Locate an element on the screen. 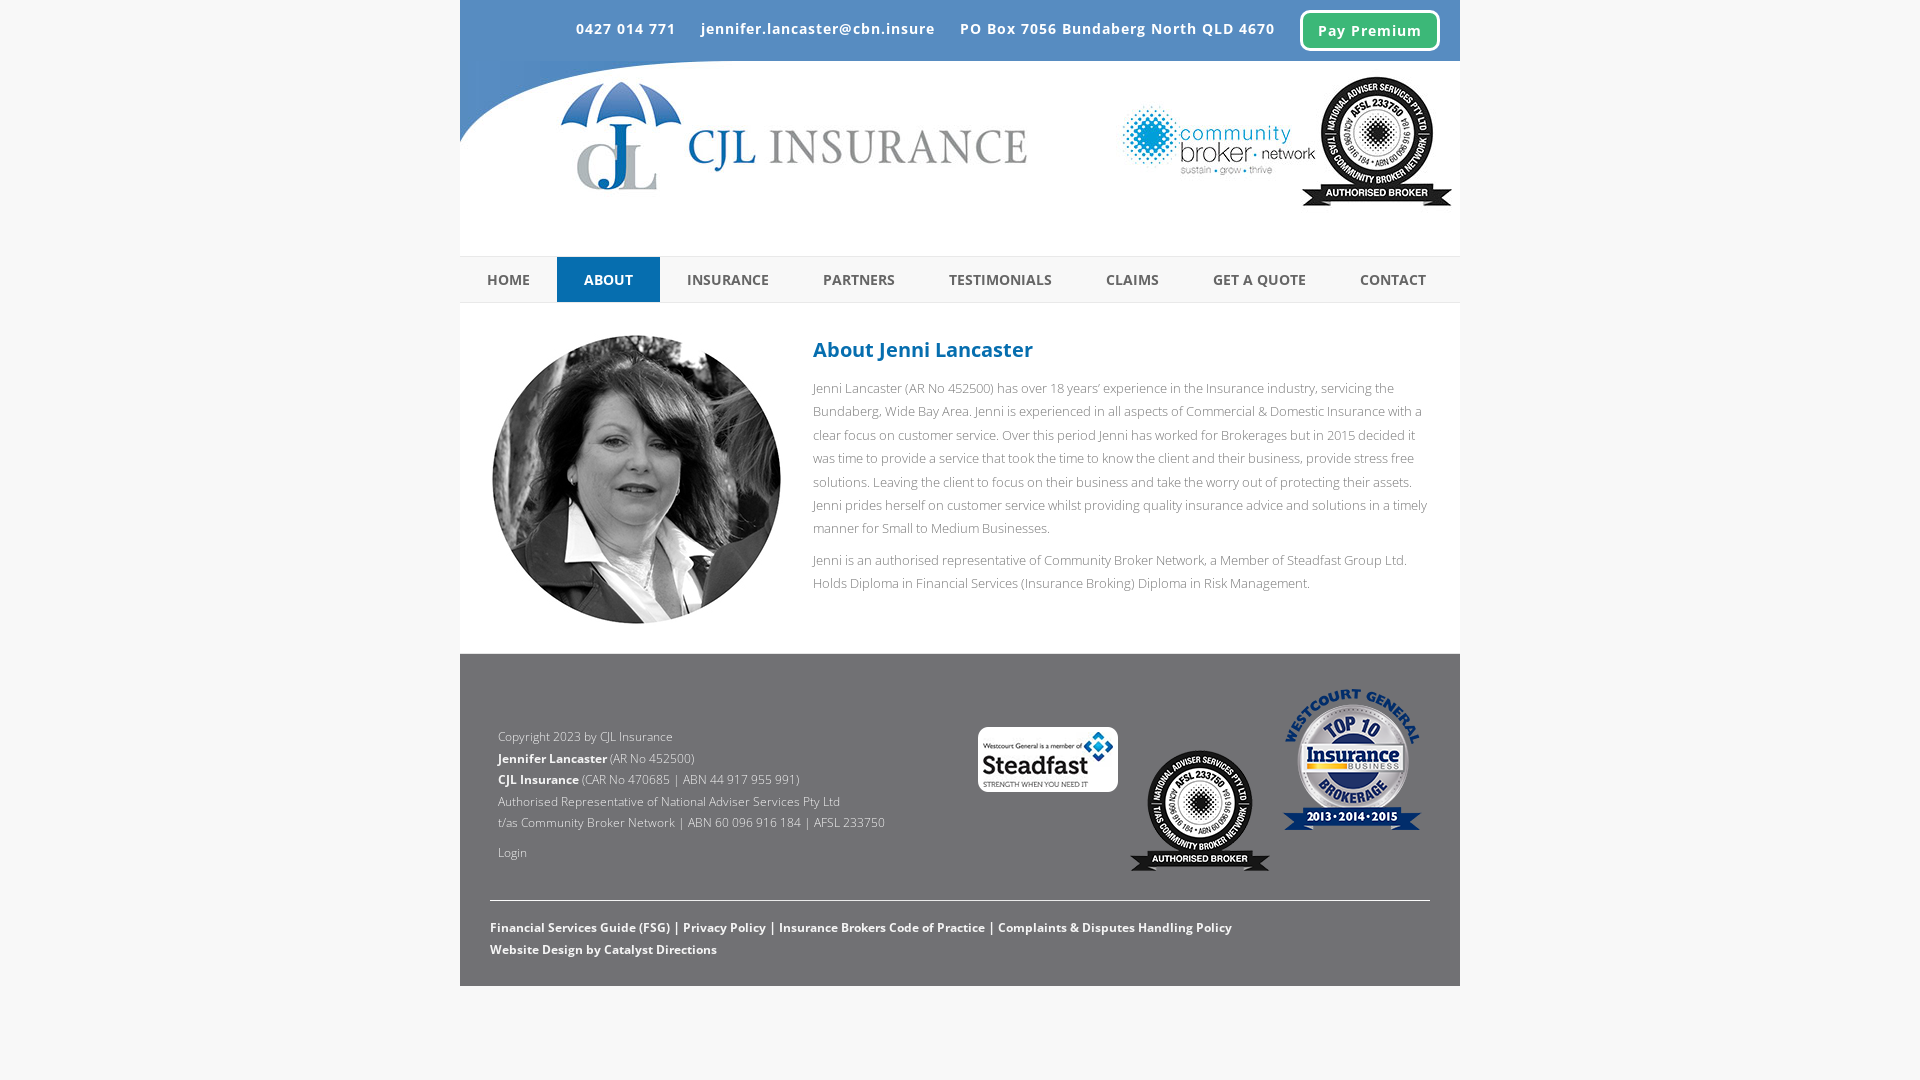 The width and height of the screenshot is (1920, 1080). 'TESTIMONIALS' is located at coordinates (1000, 279).